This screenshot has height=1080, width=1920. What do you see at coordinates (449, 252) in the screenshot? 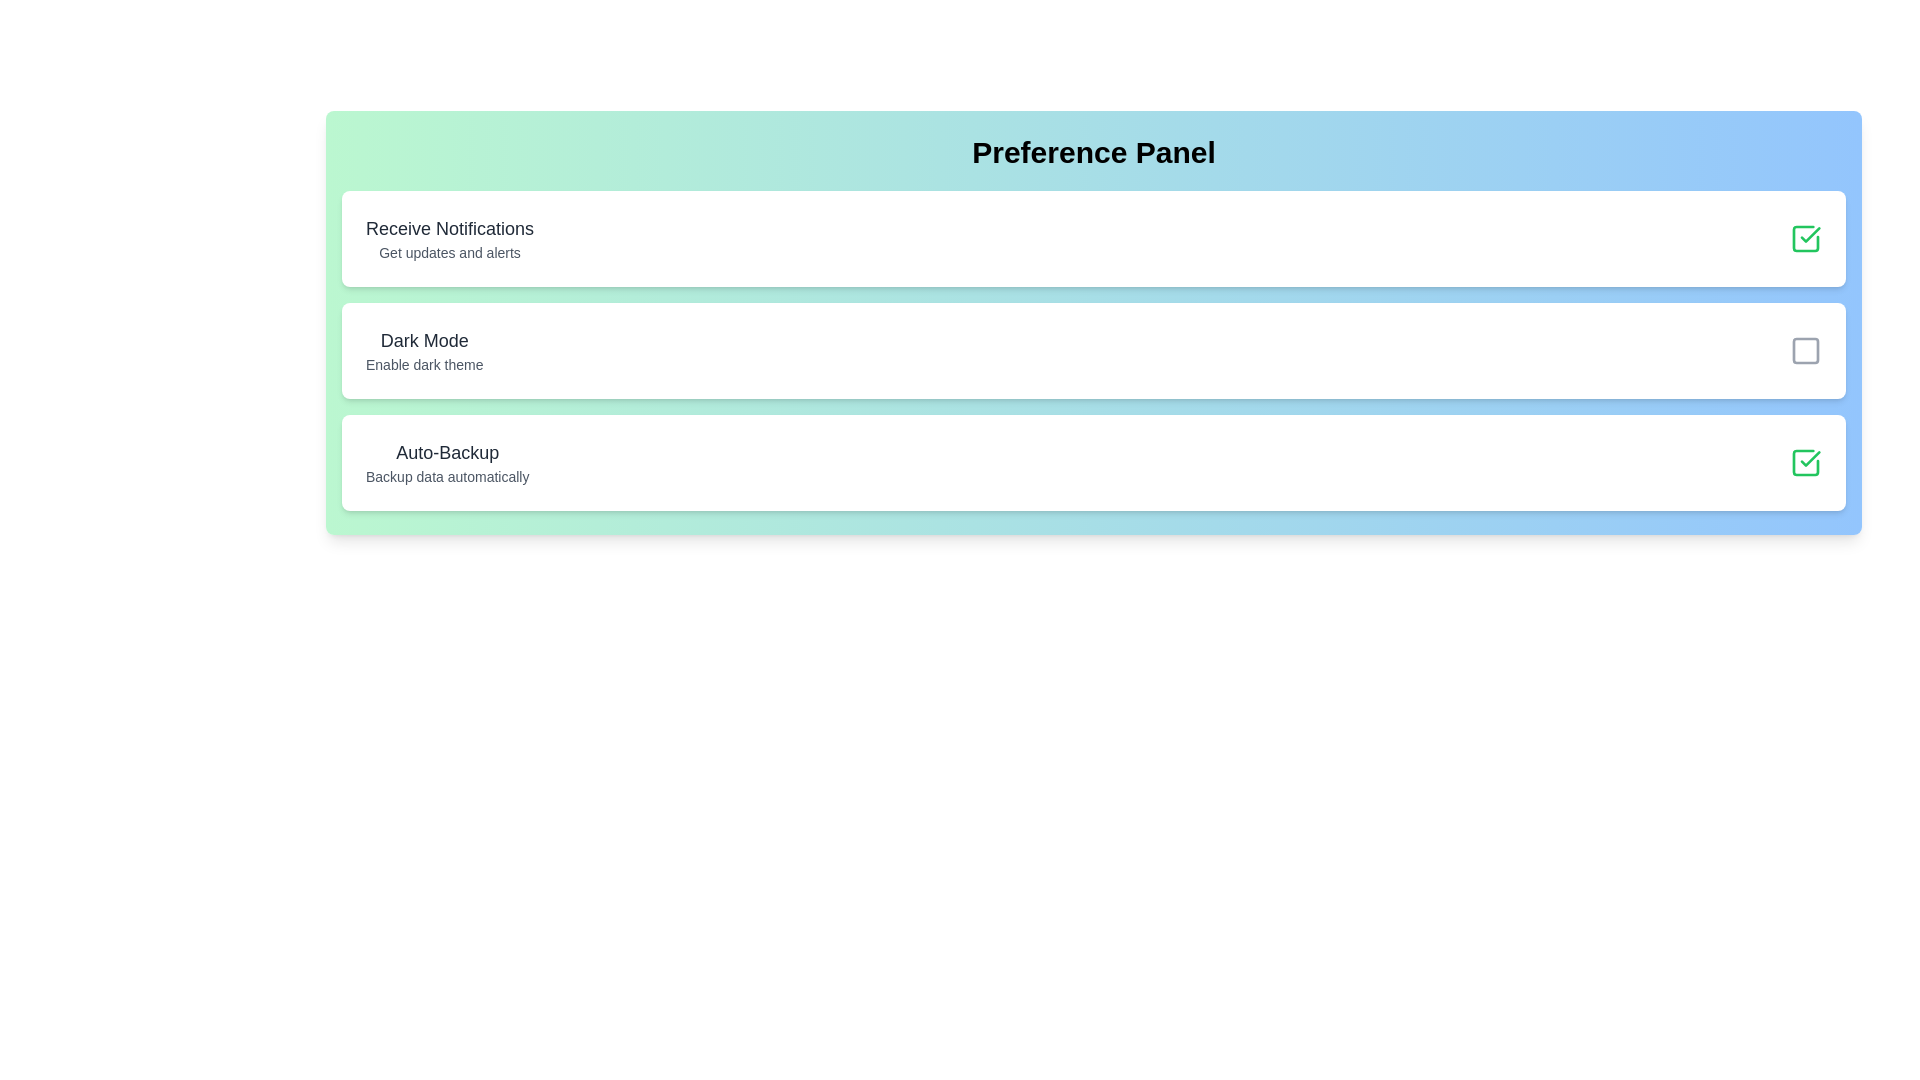
I see `the text label that reads 'Get updates and alerts', which is styled with a smaller font size and gray color, located within the 'Receive Notifications' panel, directly below the main text of the section` at bounding box center [449, 252].